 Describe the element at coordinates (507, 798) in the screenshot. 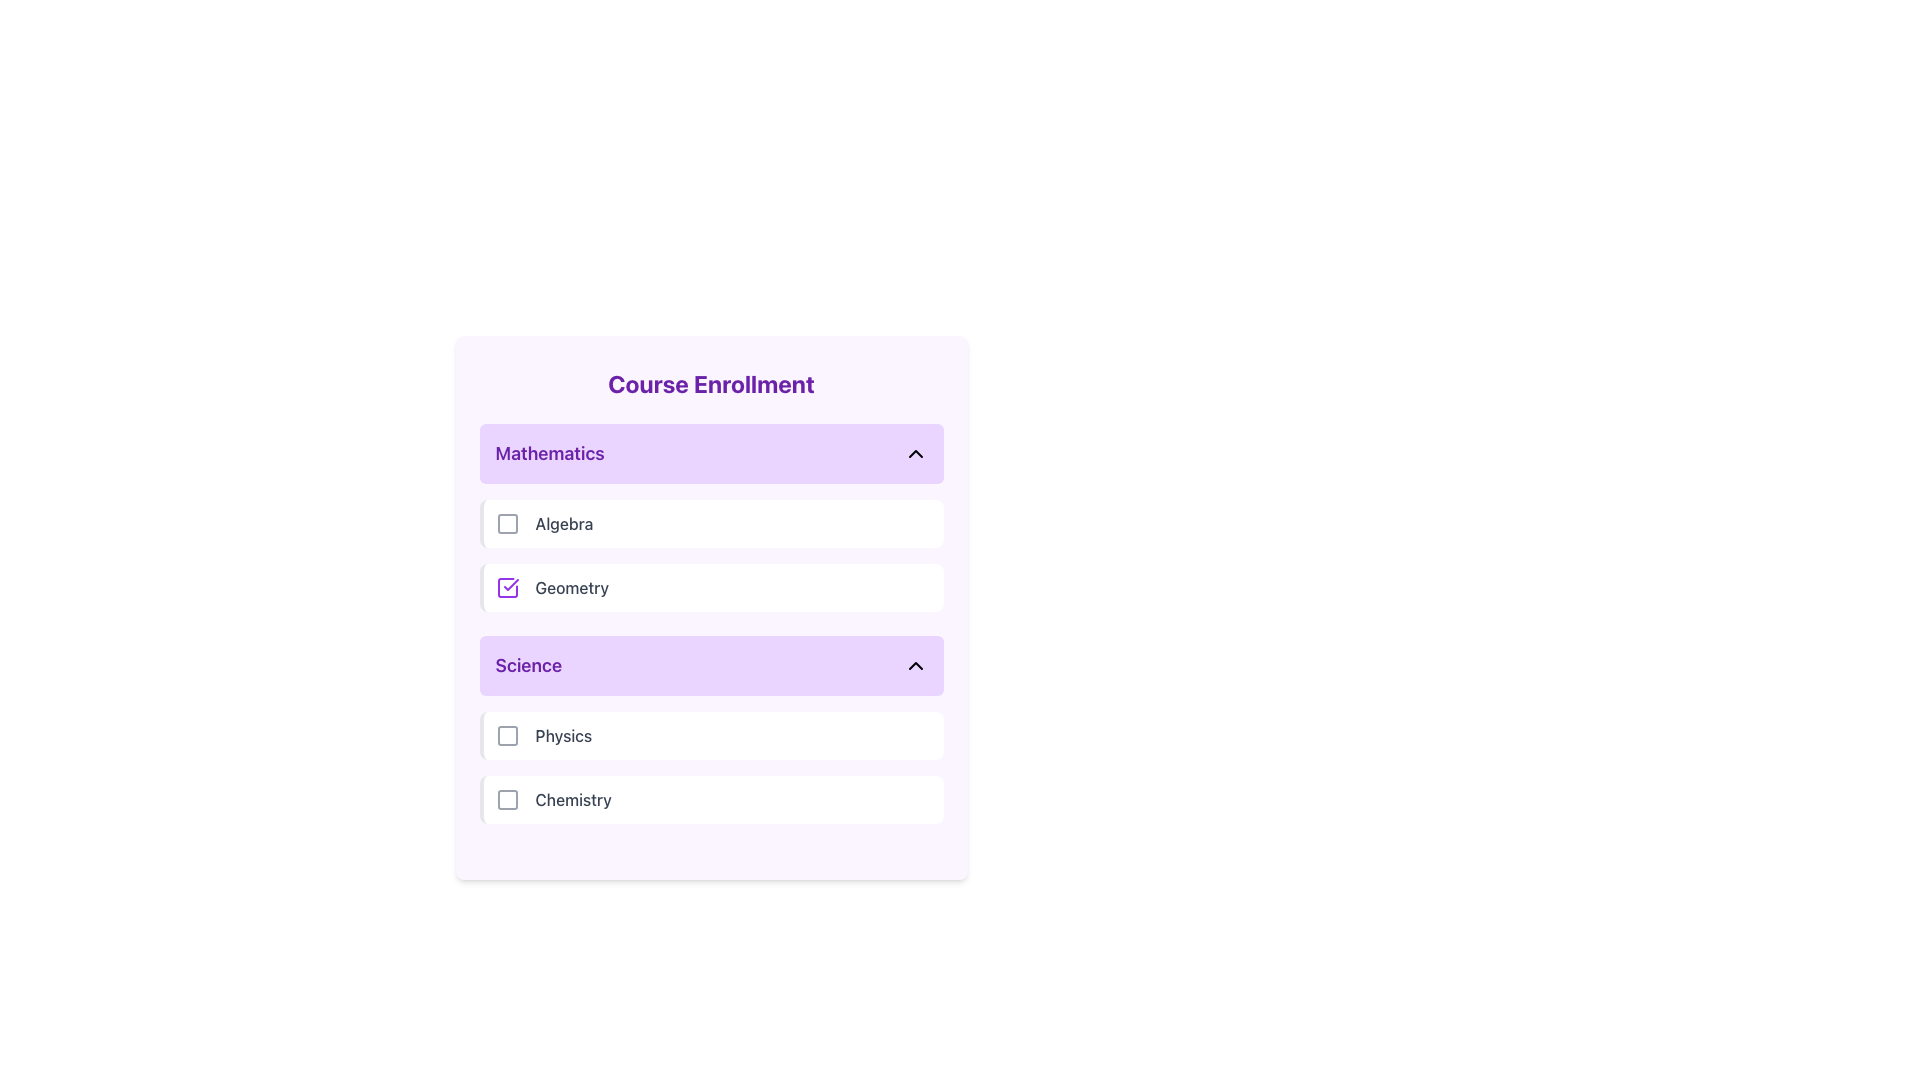

I see `the Checkbox Checked Indicator for the 'Chemistry' course` at that location.